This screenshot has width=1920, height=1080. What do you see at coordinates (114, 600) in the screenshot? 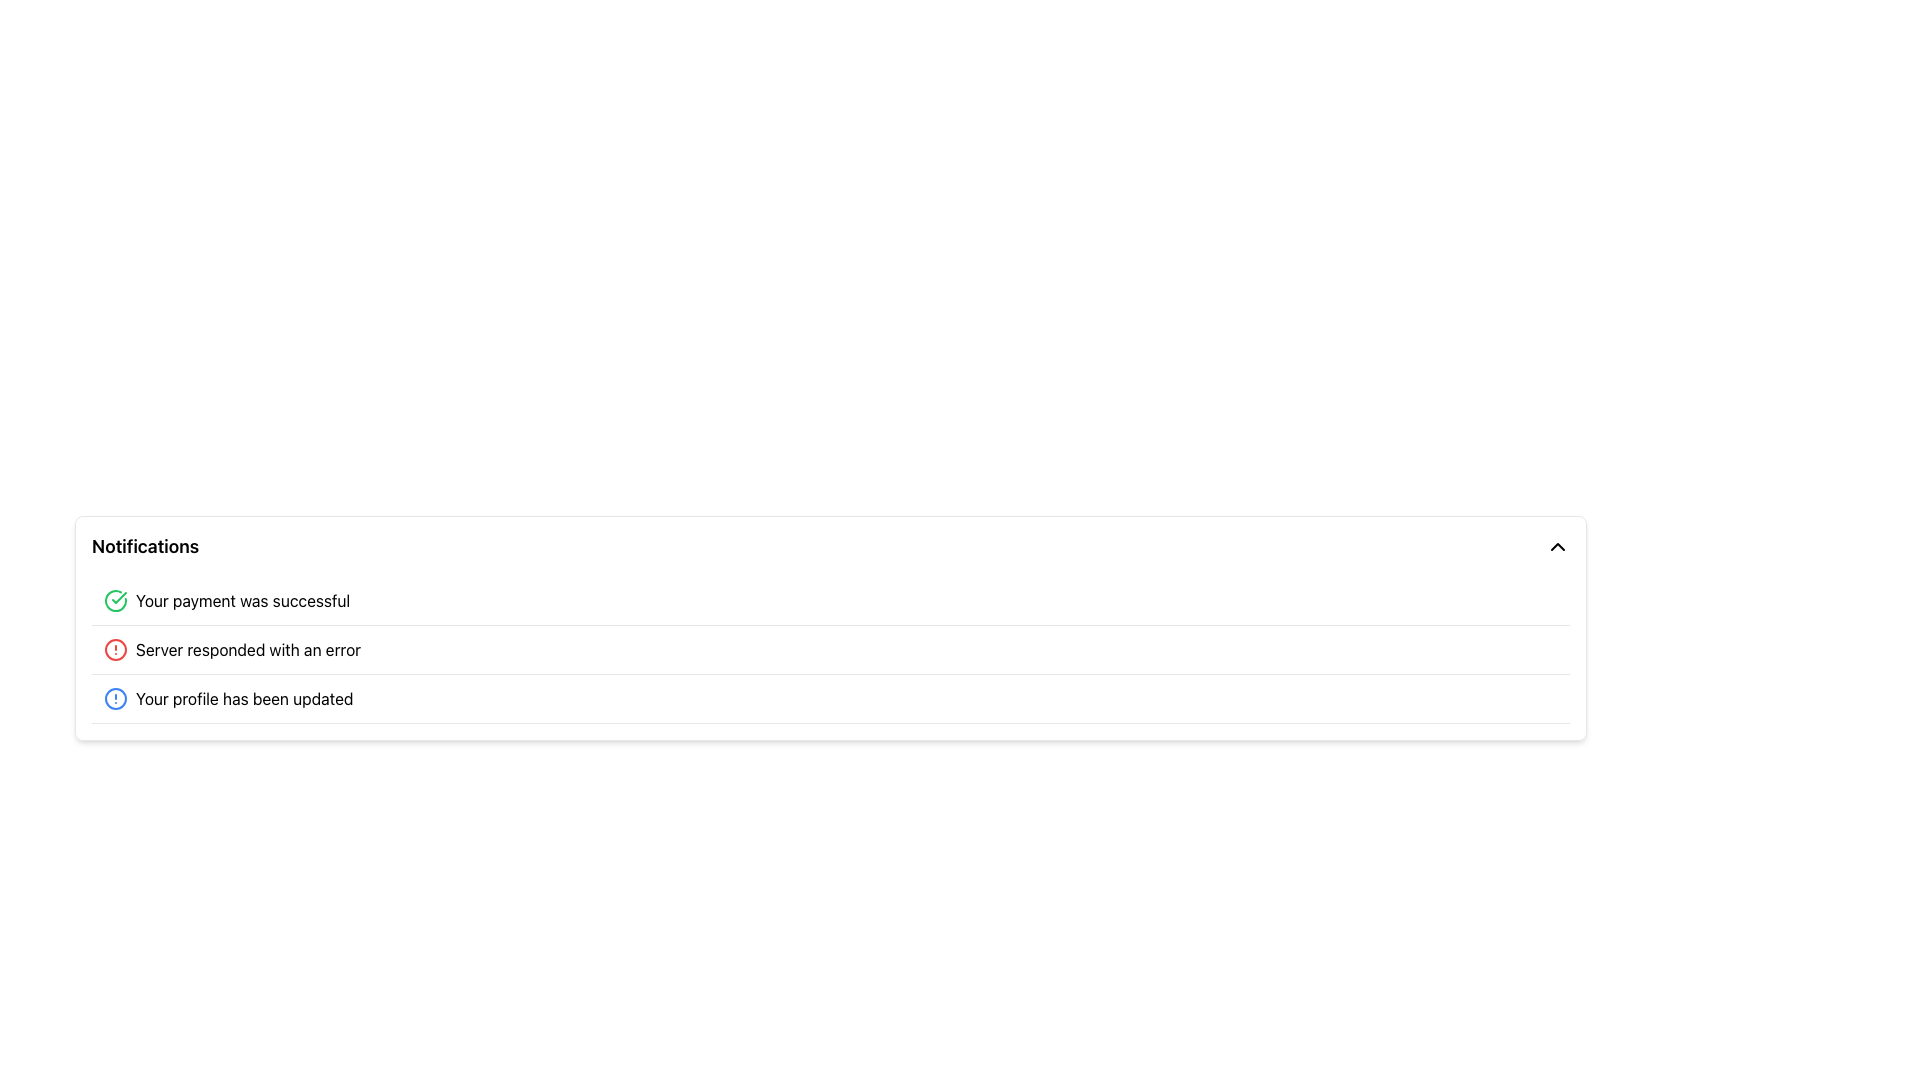
I see `the success status icon located to the left of the notification that reads 'Your payment was successful.'` at bounding box center [114, 600].